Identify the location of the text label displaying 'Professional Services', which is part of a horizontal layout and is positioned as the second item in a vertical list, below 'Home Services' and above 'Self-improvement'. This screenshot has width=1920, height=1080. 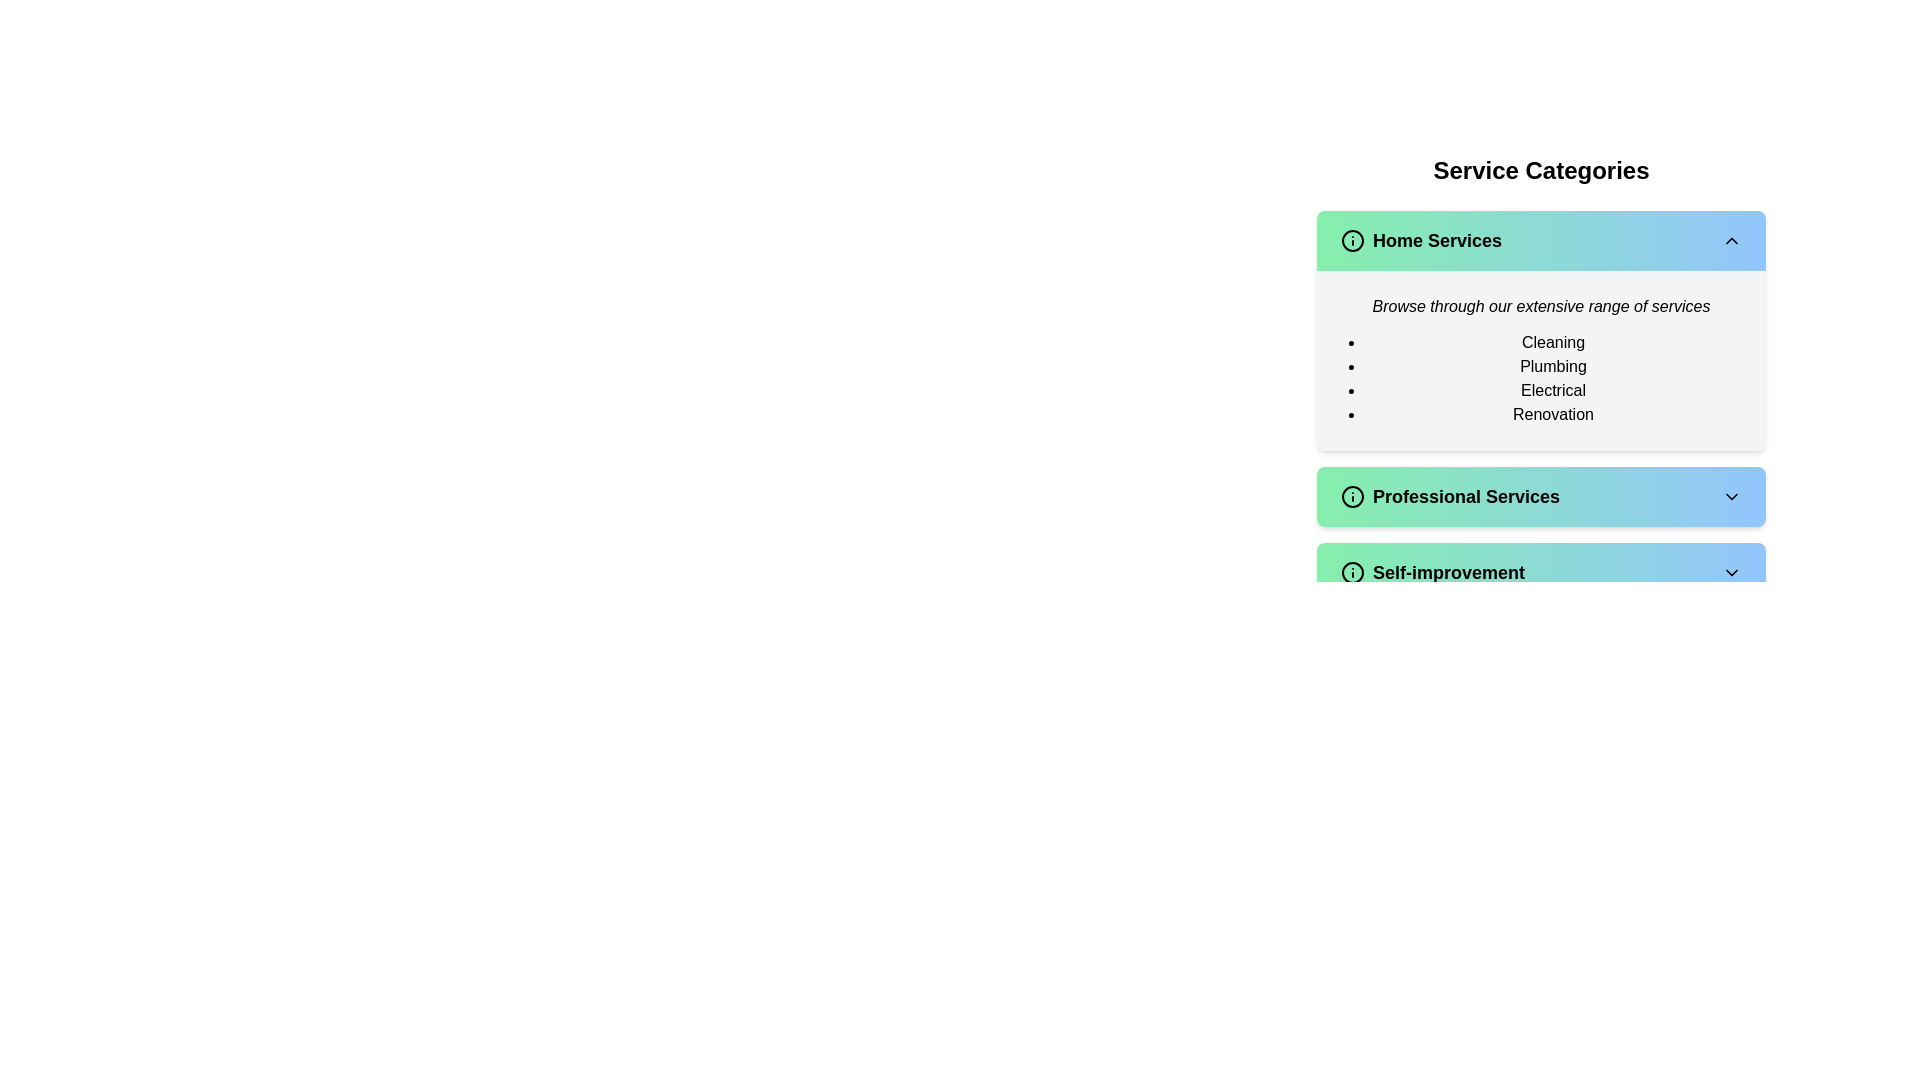
(1450, 496).